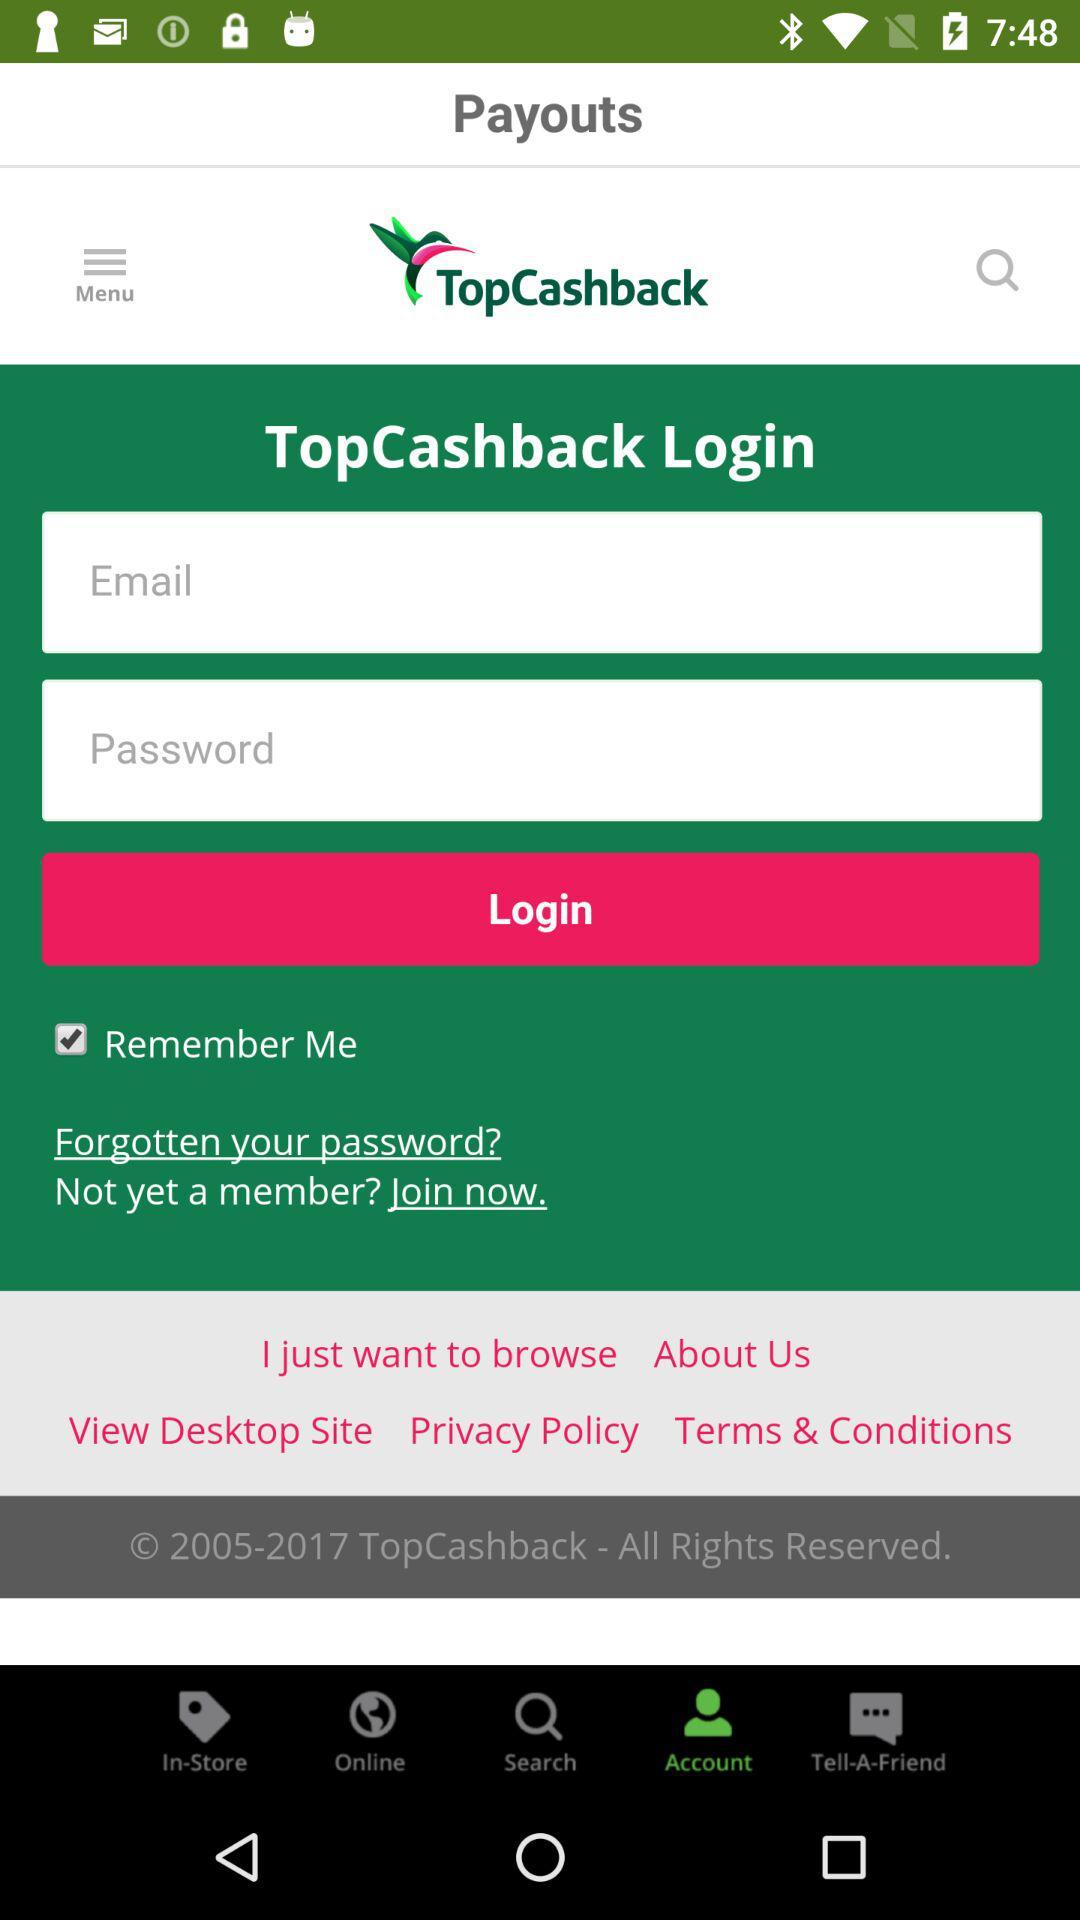 The width and height of the screenshot is (1080, 1920). Describe the element at coordinates (707, 1728) in the screenshot. I see `account information` at that location.